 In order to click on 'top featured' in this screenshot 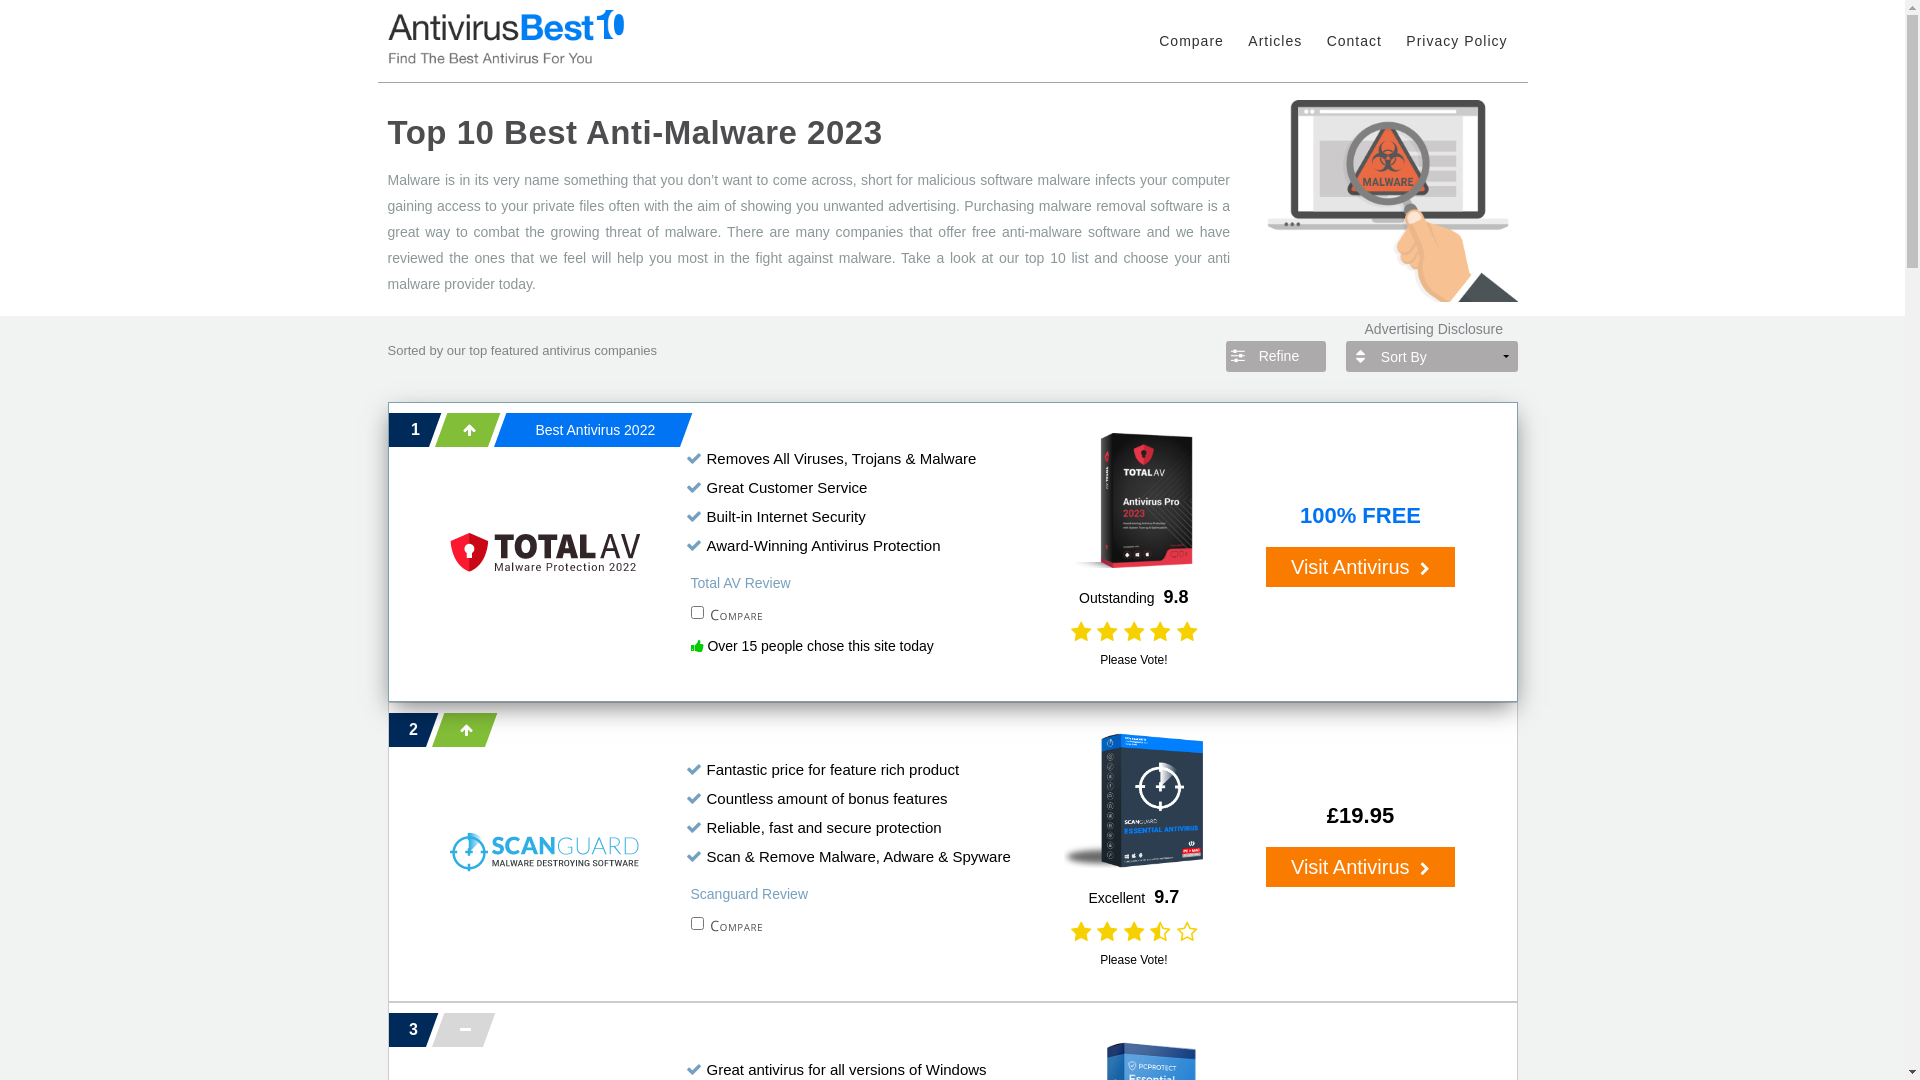, I will do `click(503, 349)`.